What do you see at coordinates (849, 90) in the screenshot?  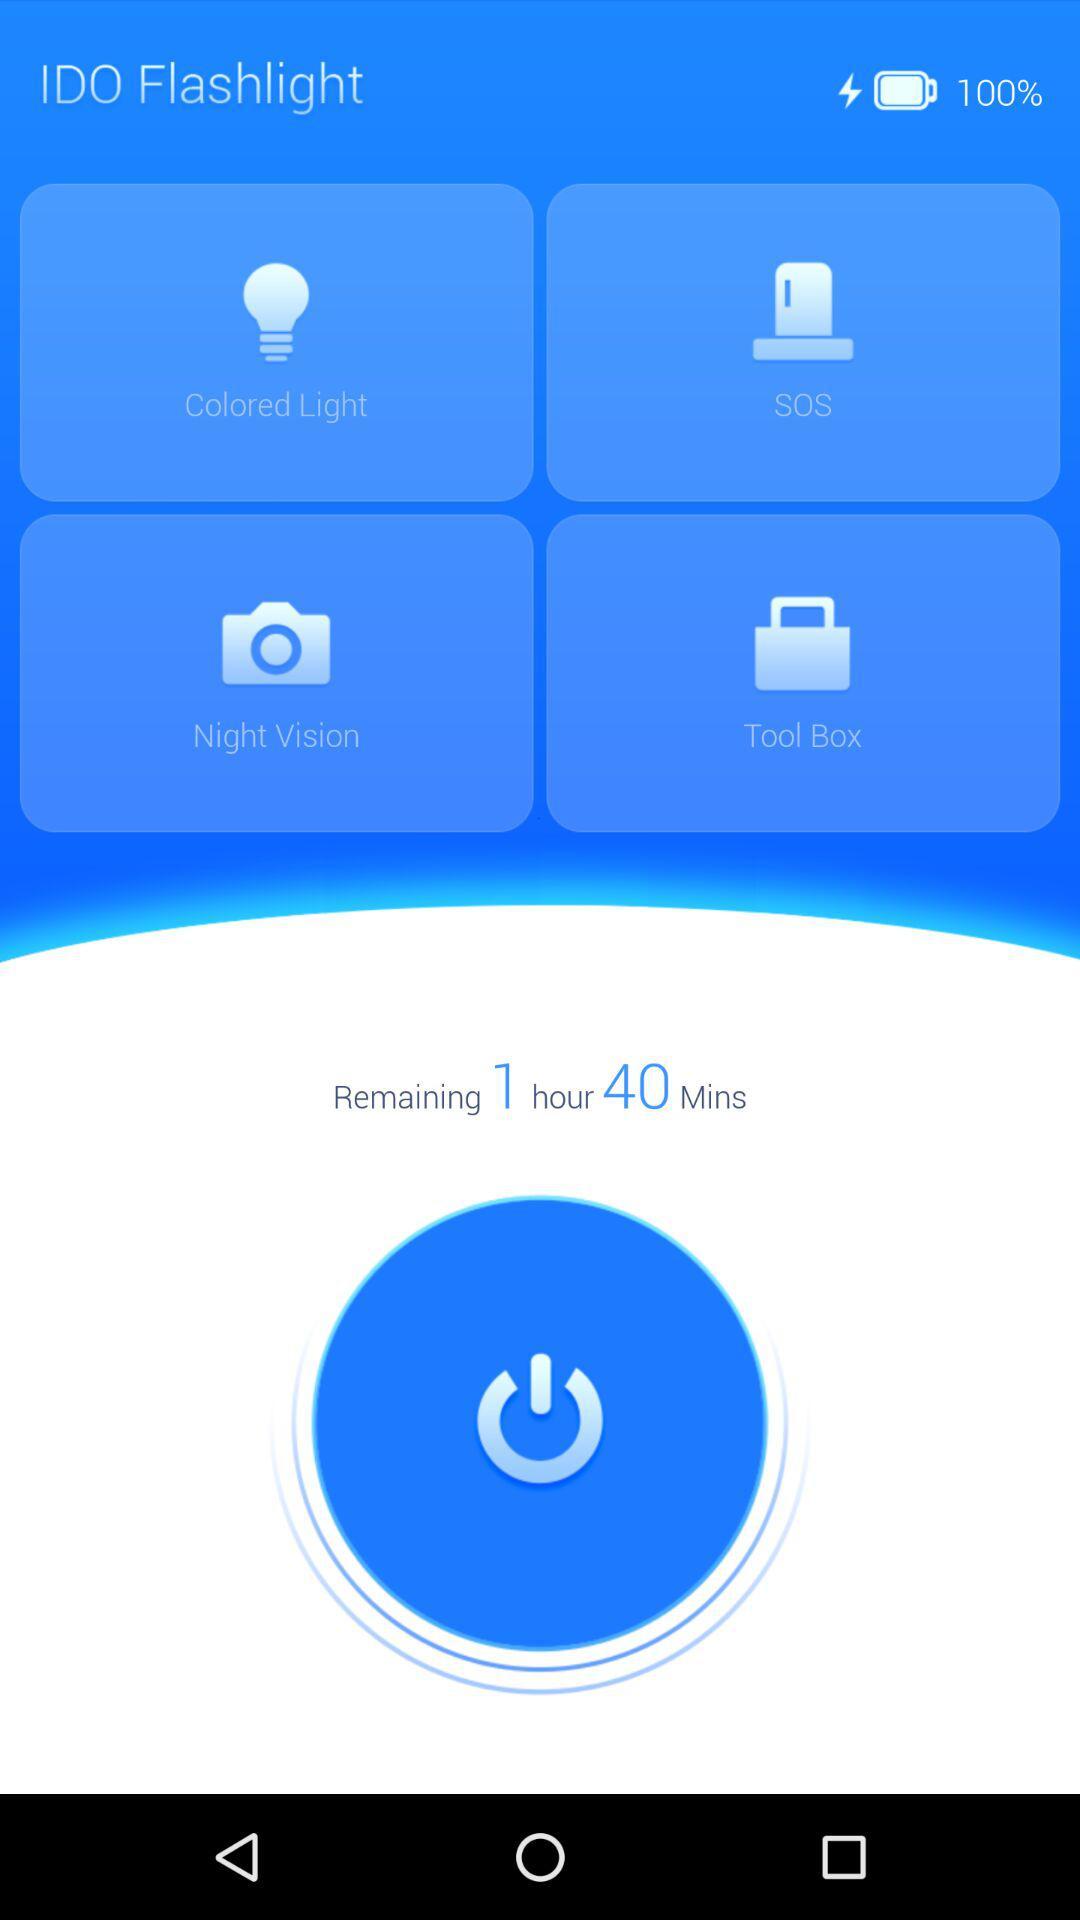 I see `first the icon at the top right corner` at bounding box center [849, 90].